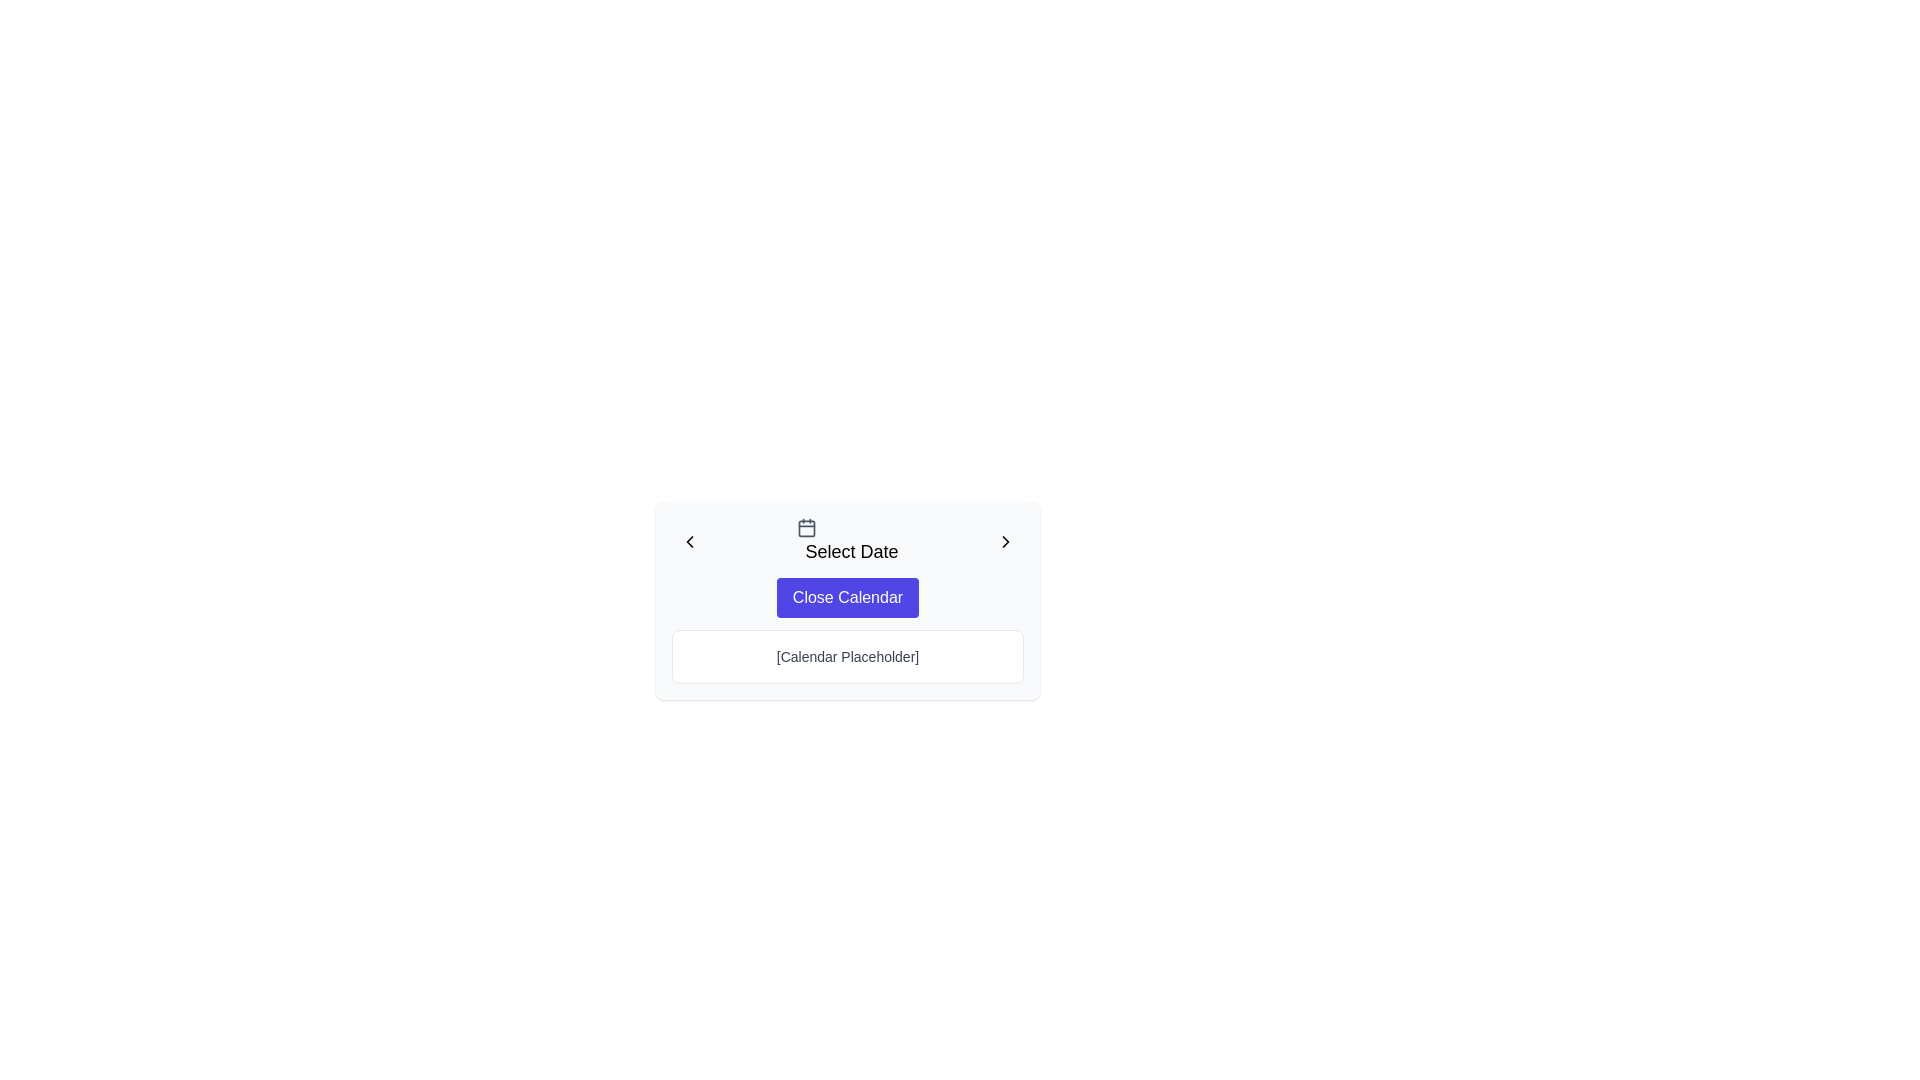 This screenshot has width=1920, height=1080. Describe the element at coordinates (1006, 542) in the screenshot. I see `the right arrow icon button` at that location.